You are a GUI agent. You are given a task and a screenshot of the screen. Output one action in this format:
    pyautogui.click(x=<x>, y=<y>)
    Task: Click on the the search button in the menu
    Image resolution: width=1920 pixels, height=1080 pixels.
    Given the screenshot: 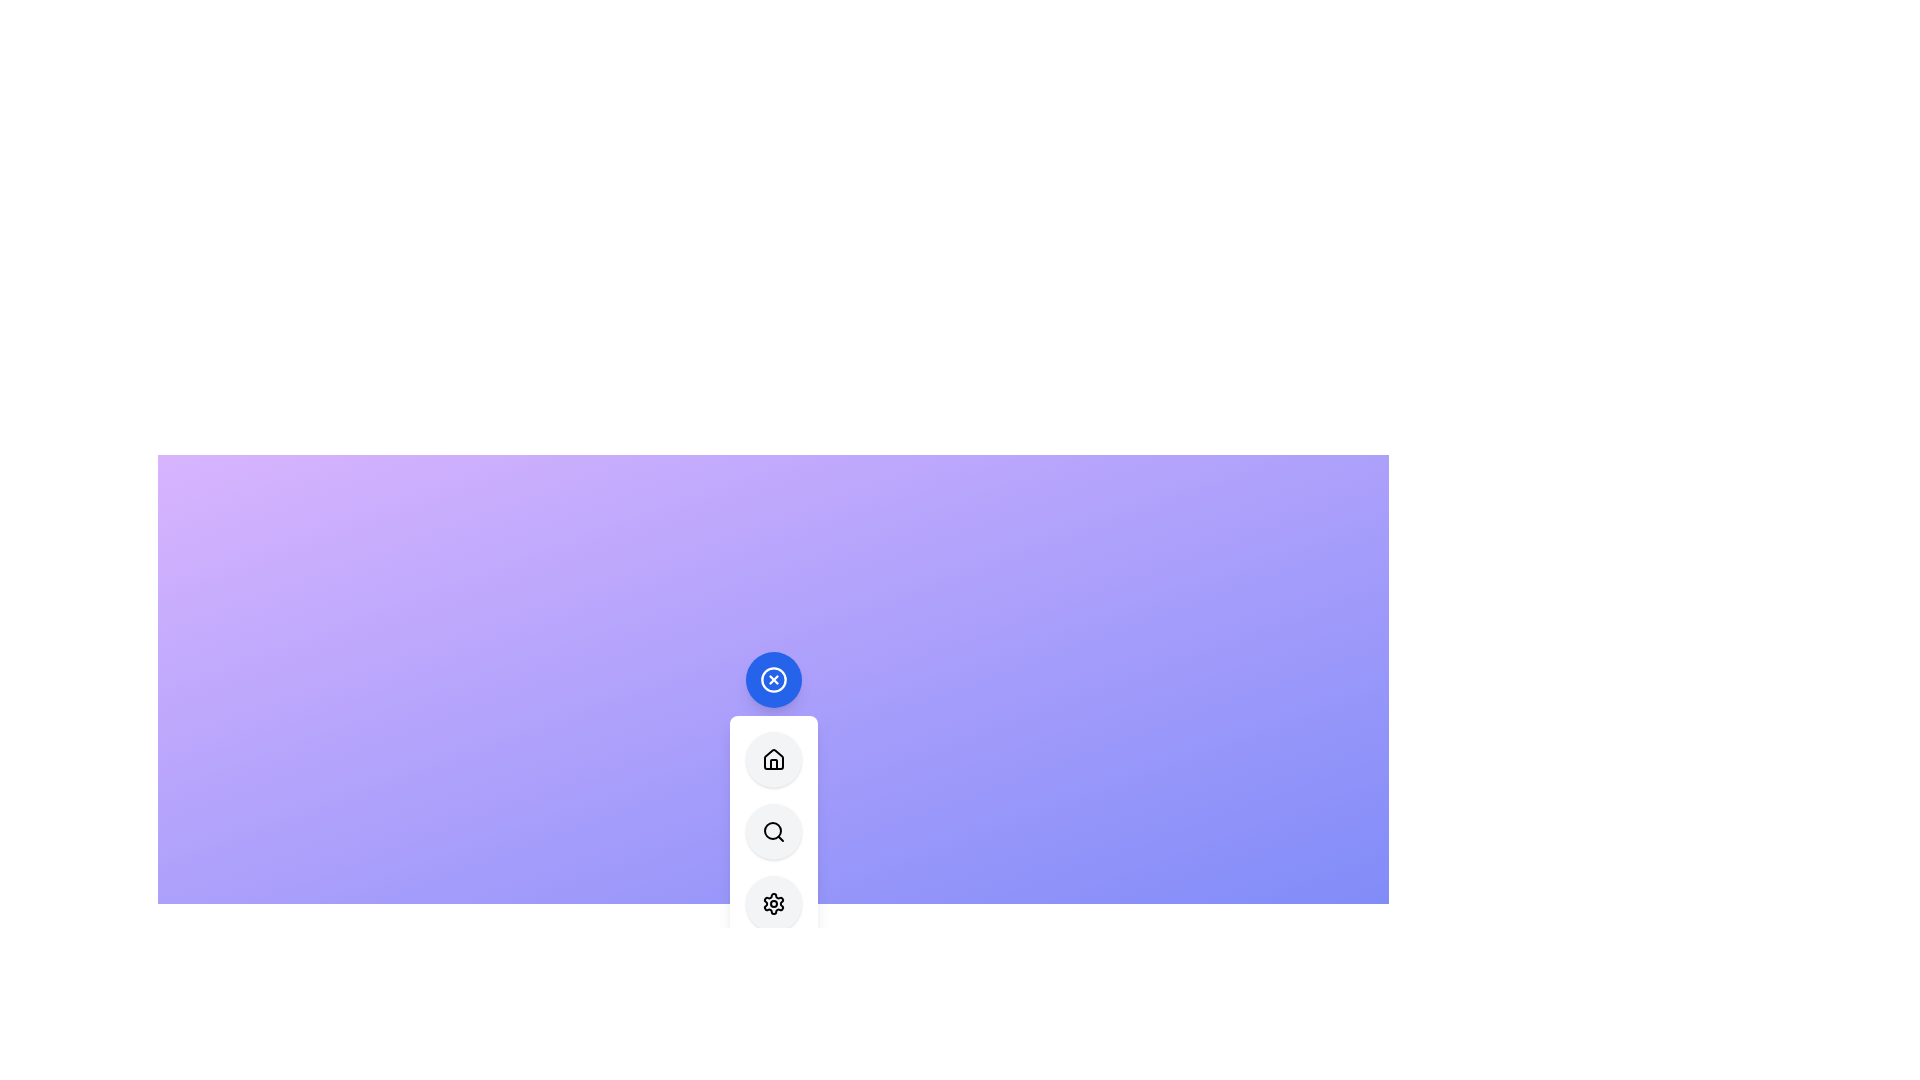 What is the action you would take?
    pyautogui.click(x=772, y=831)
    